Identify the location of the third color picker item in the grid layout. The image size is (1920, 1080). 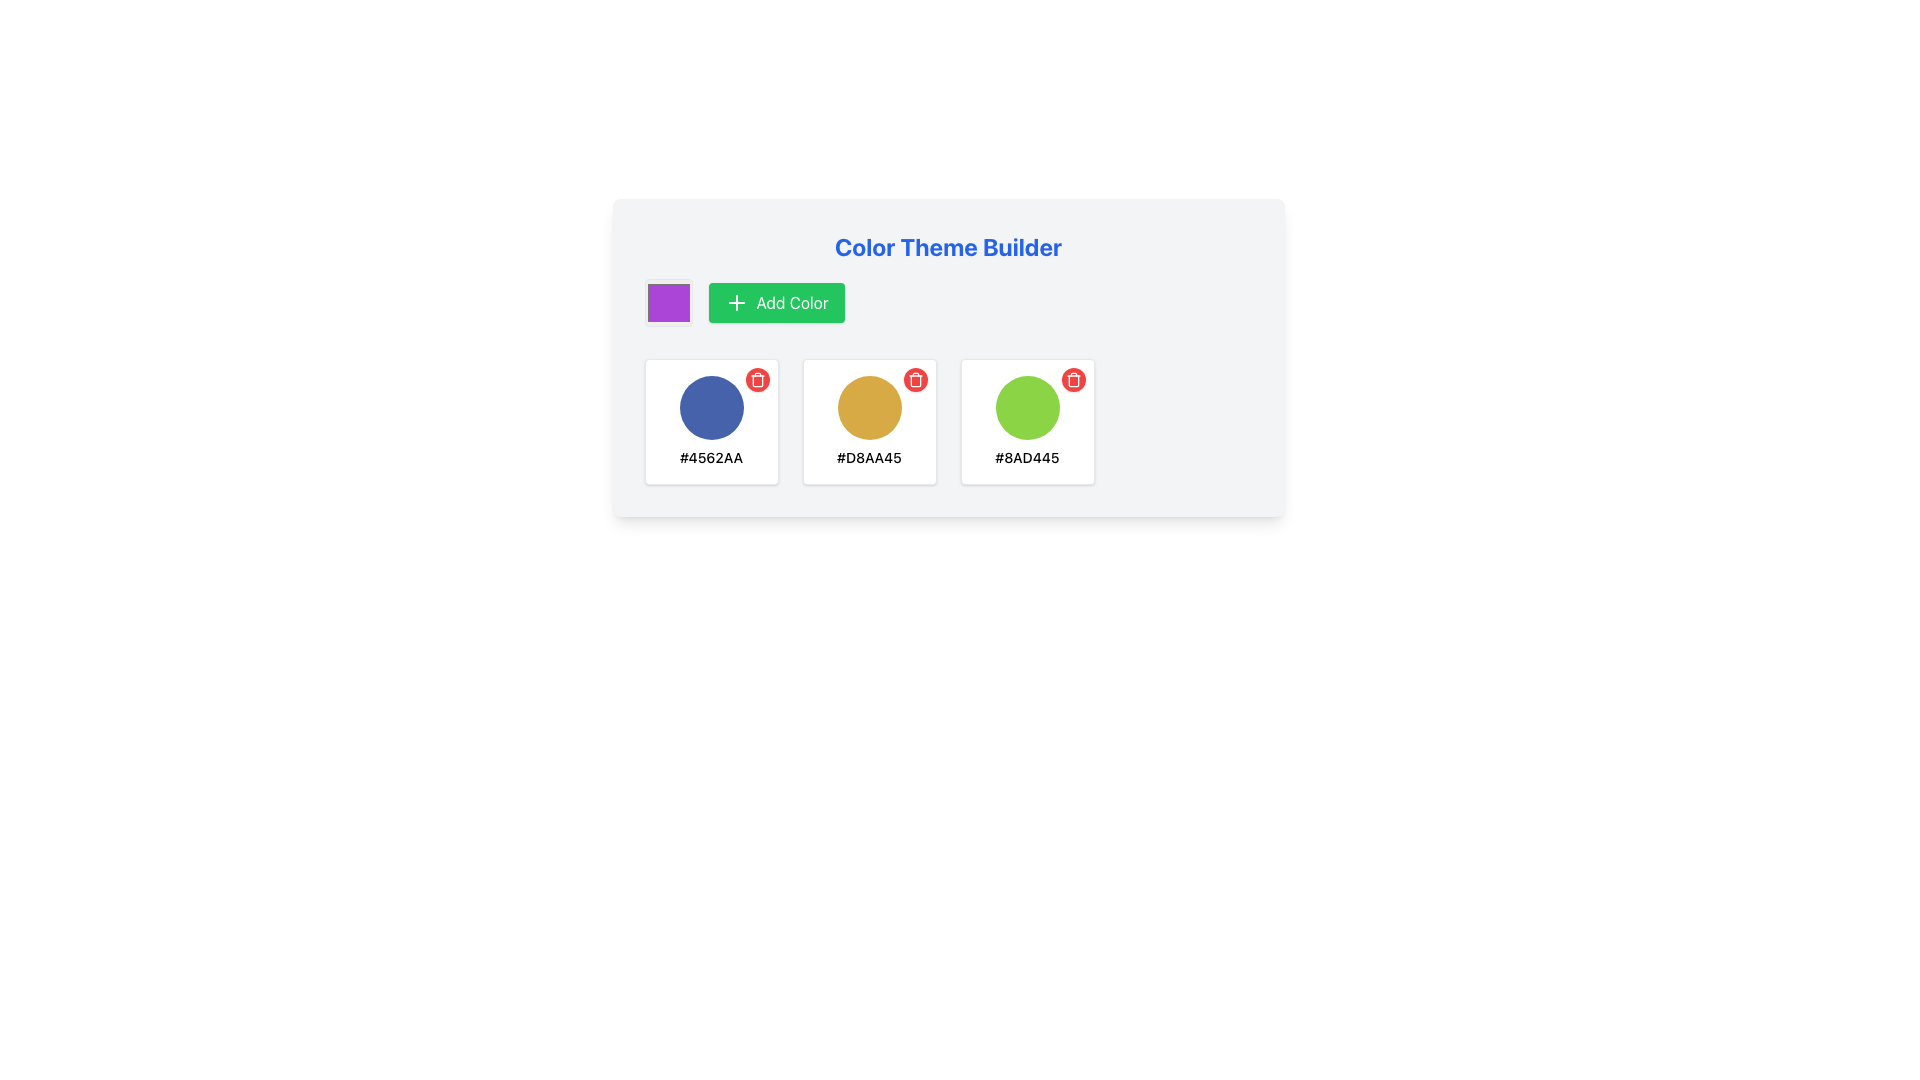
(1027, 420).